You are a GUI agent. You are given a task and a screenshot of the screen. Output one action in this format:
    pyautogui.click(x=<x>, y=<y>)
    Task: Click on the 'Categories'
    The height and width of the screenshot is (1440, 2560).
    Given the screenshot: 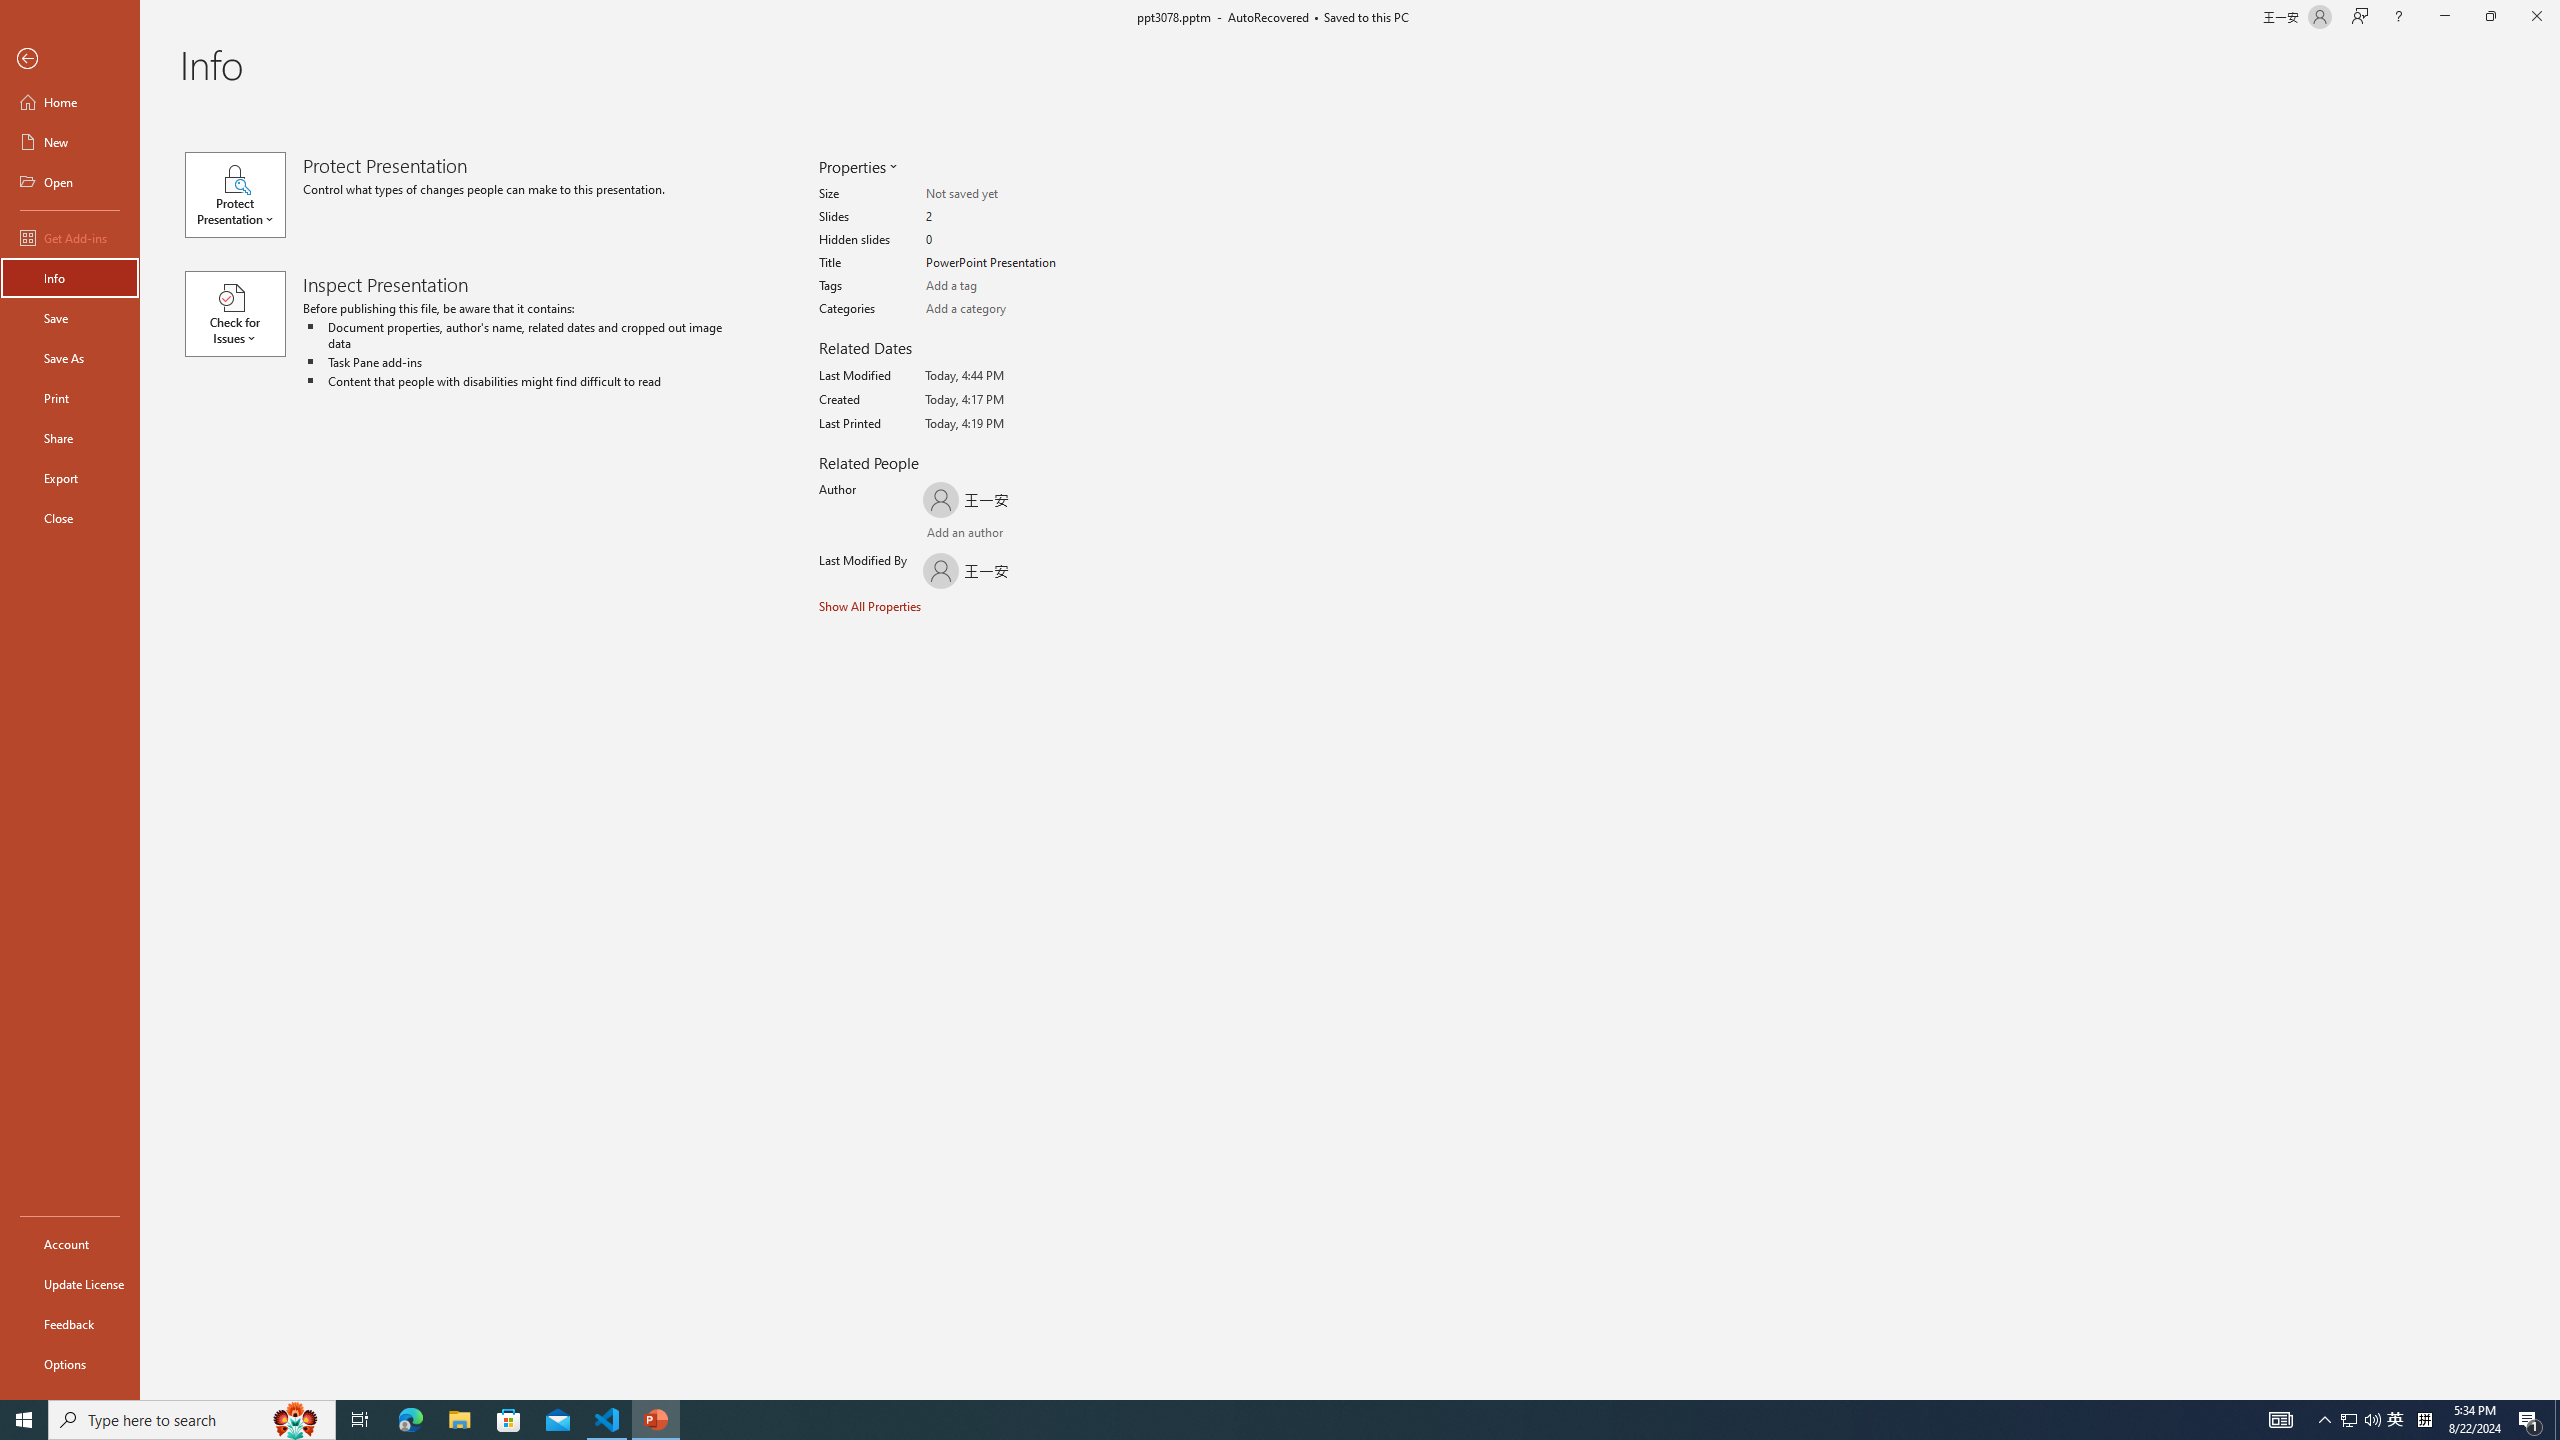 What is the action you would take?
    pyautogui.click(x=1003, y=309)
    